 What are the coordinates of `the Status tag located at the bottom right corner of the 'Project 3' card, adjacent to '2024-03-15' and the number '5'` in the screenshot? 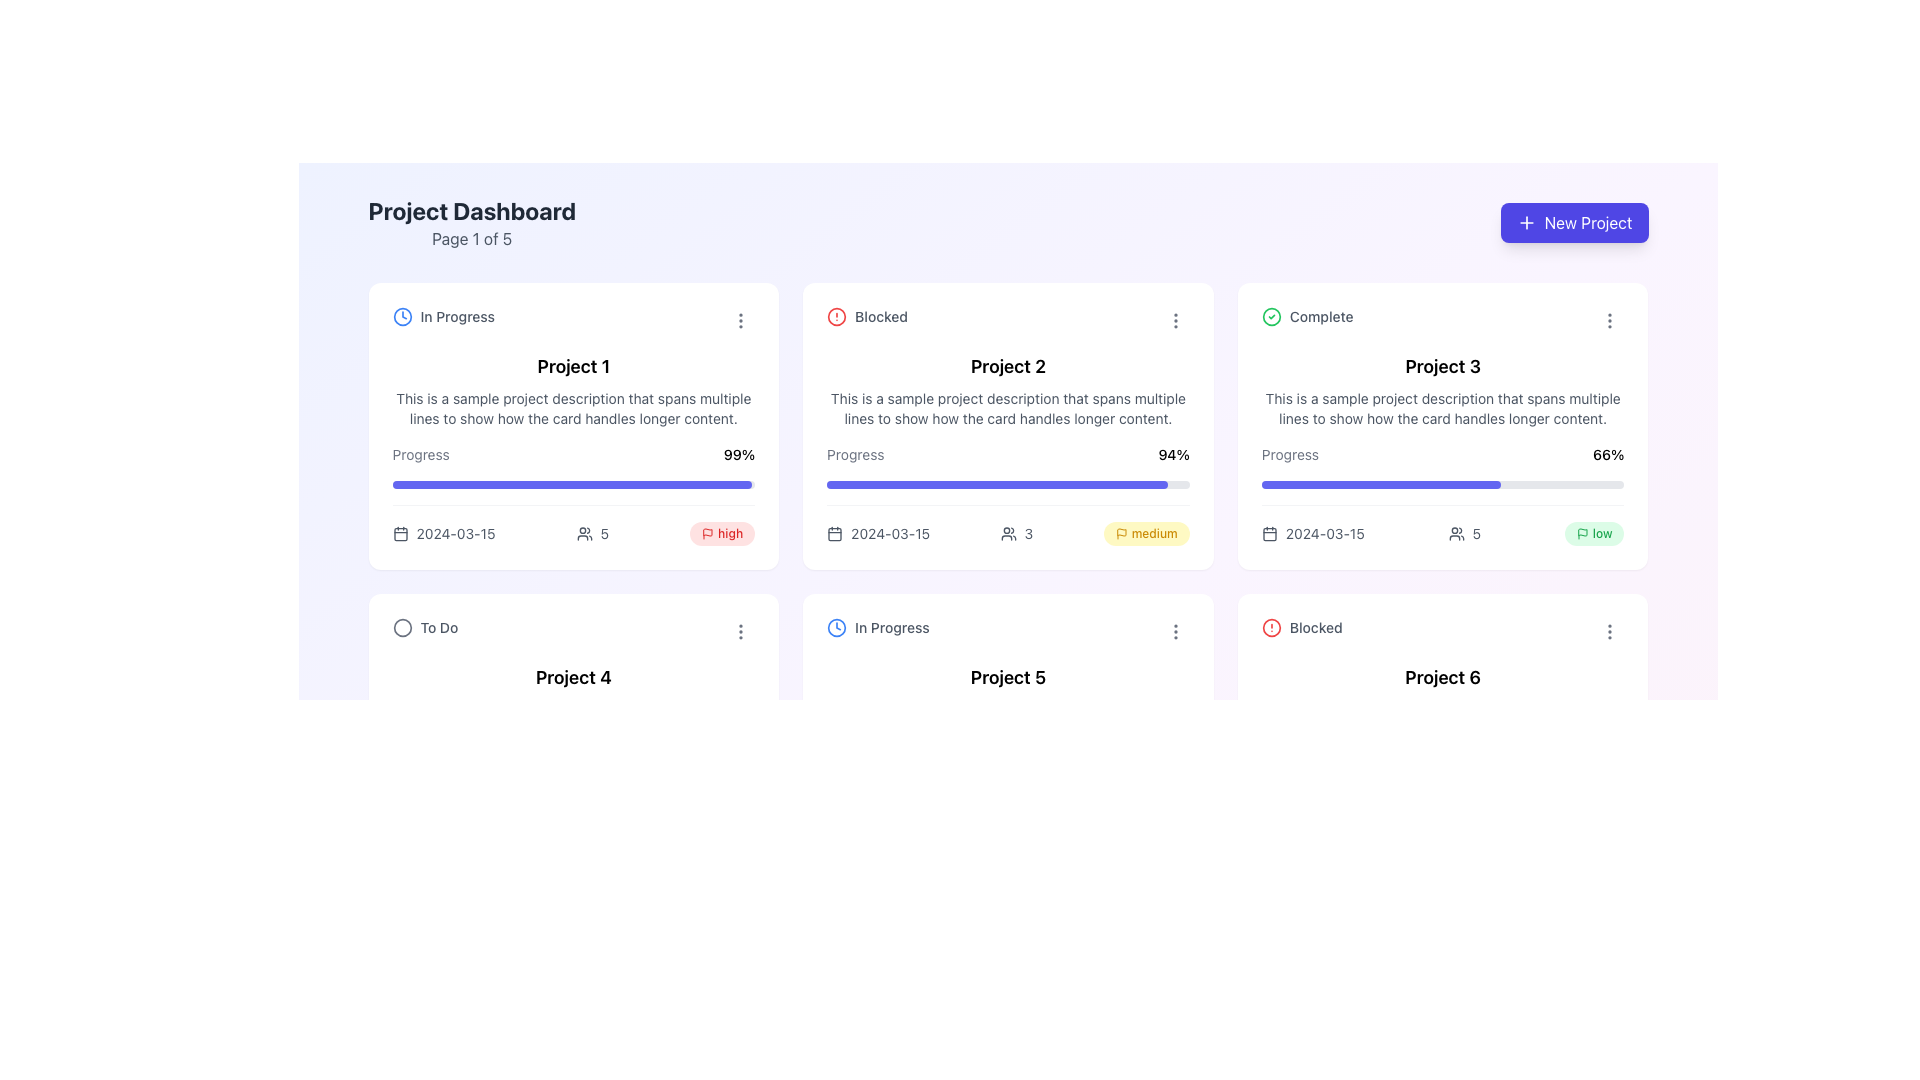 It's located at (1593, 532).